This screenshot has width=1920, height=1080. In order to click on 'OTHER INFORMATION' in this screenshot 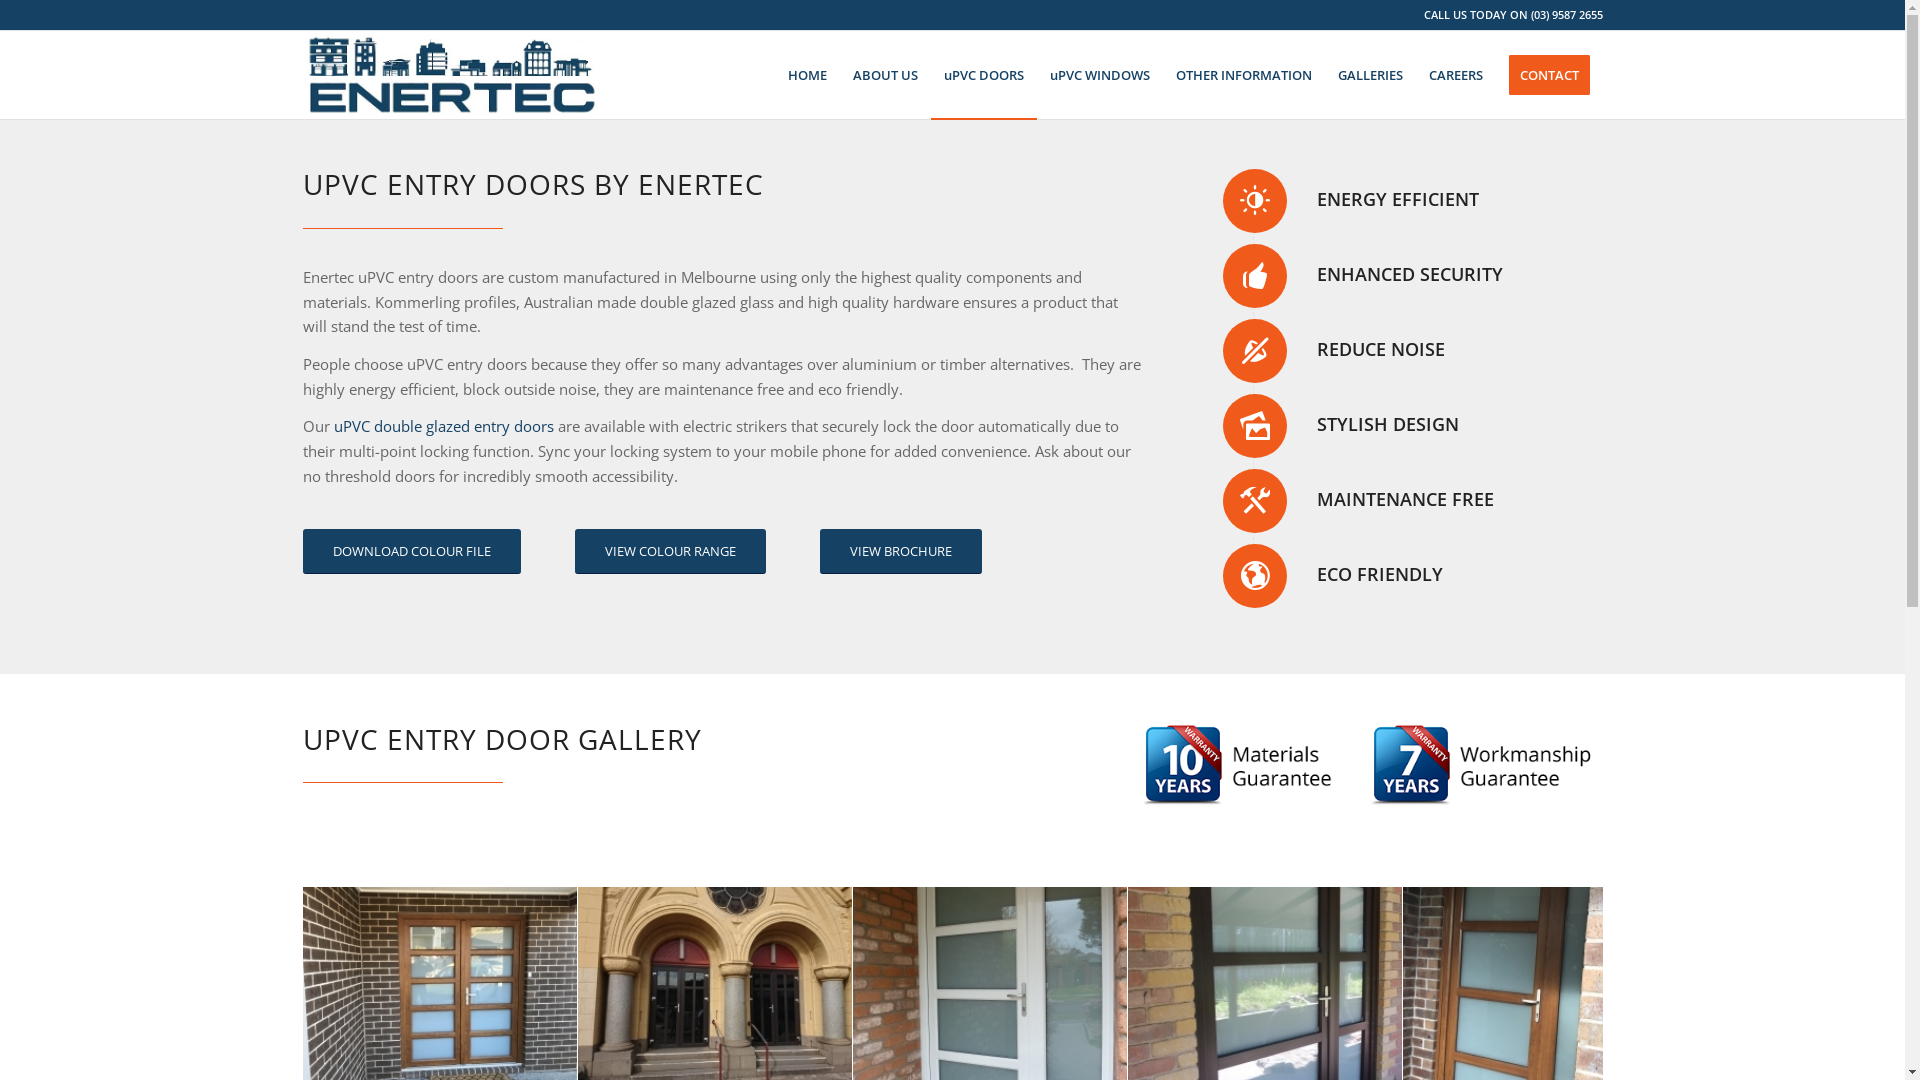, I will do `click(1242, 73)`.